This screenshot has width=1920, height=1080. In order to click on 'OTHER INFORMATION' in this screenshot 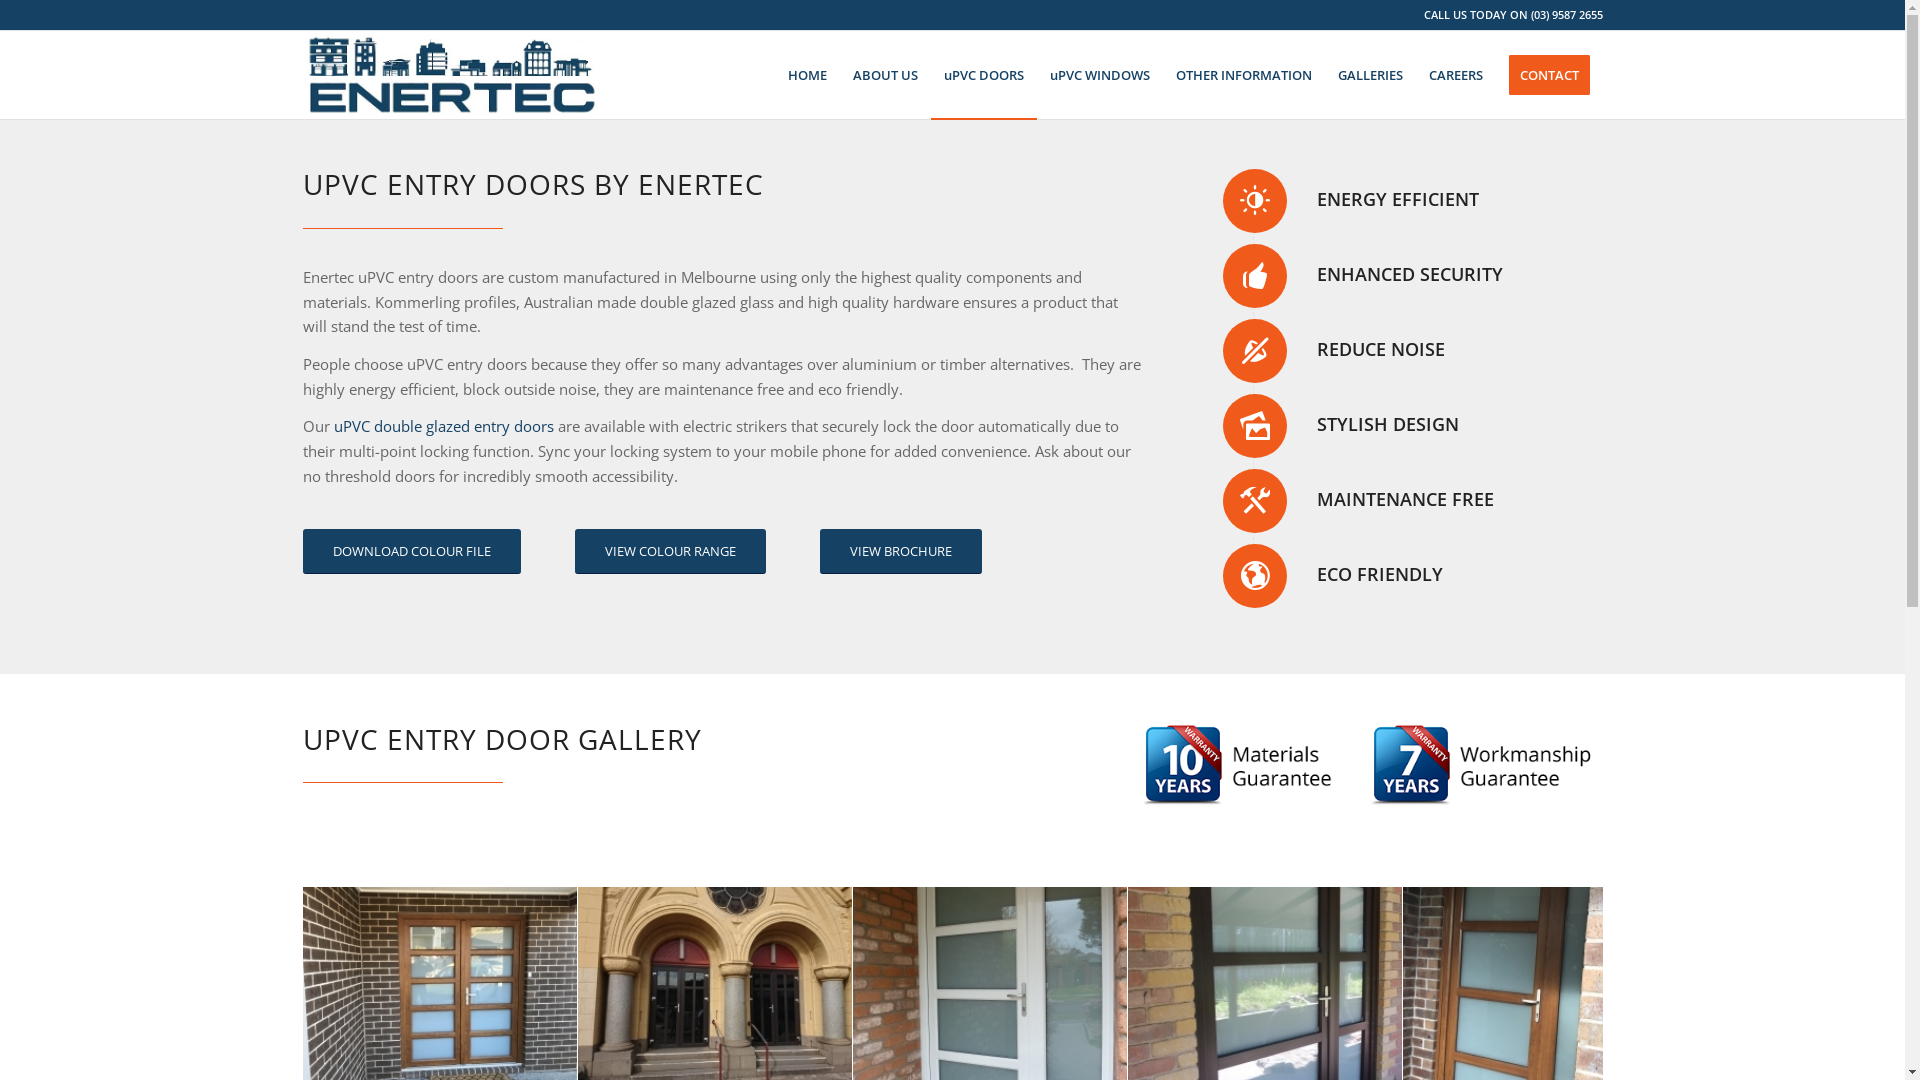, I will do `click(1242, 73)`.